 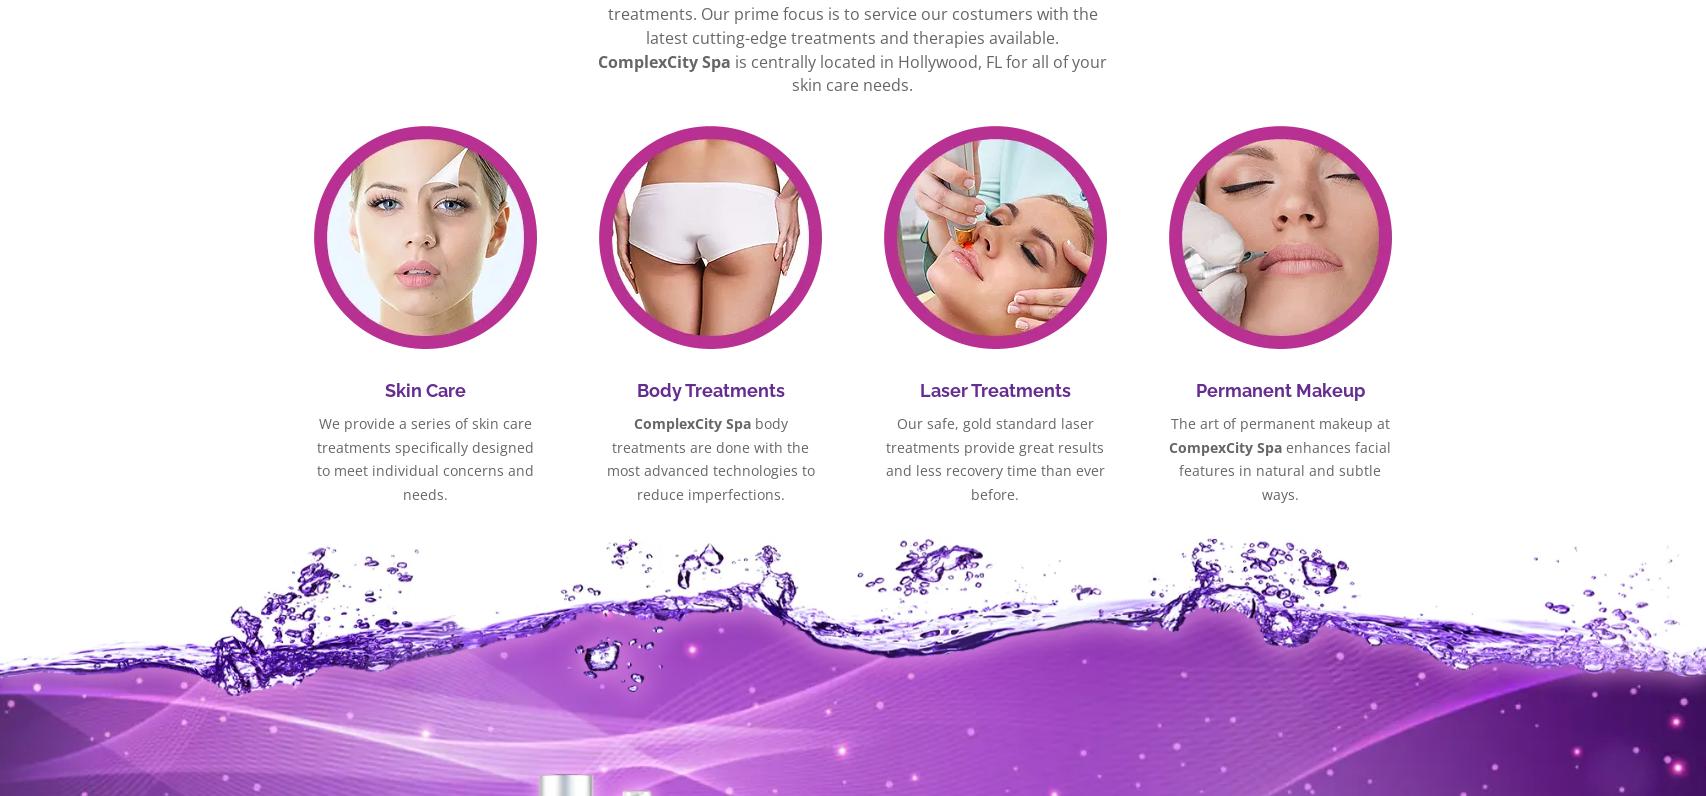 I want to click on 'Permanent Makeup', so click(x=1279, y=390).